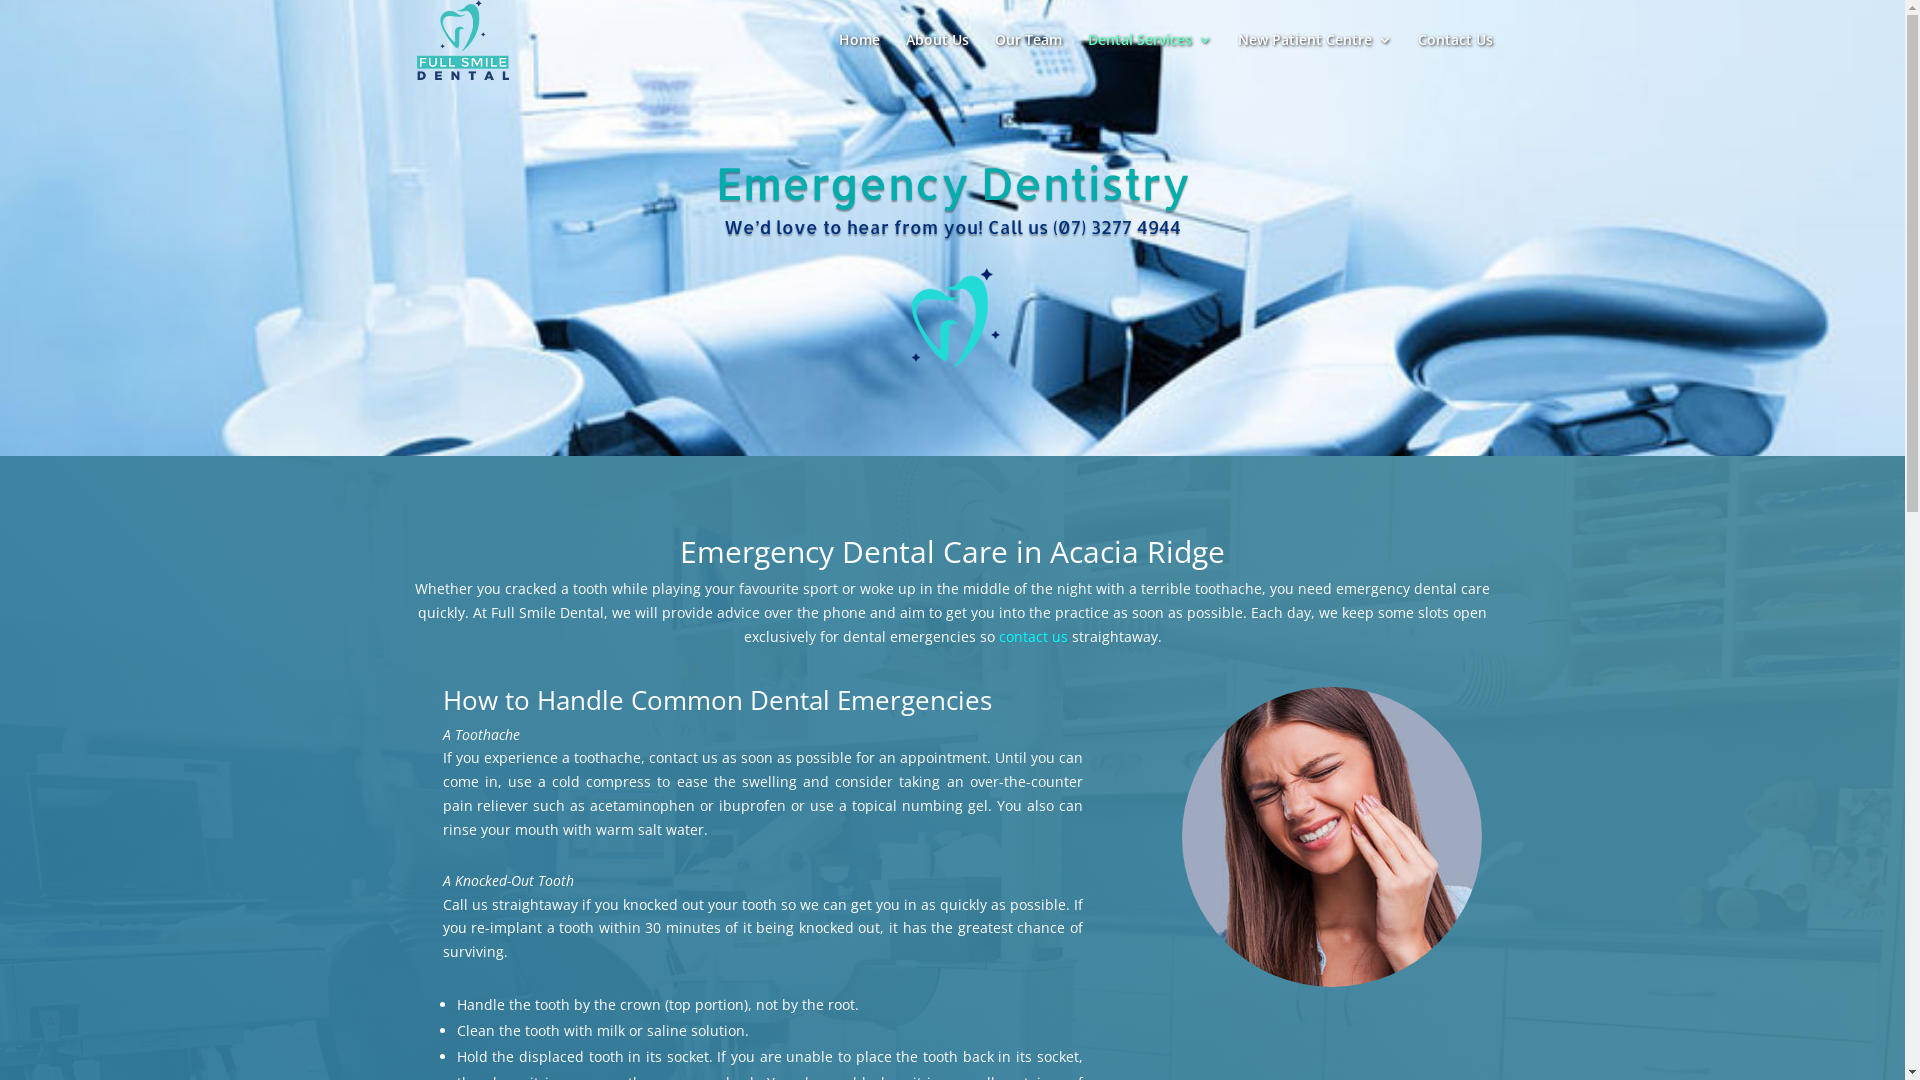  What do you see at coordinates (1455, 55) in the screenshot?
I see `'Contact Us'` at bounding box center [1455, 55].